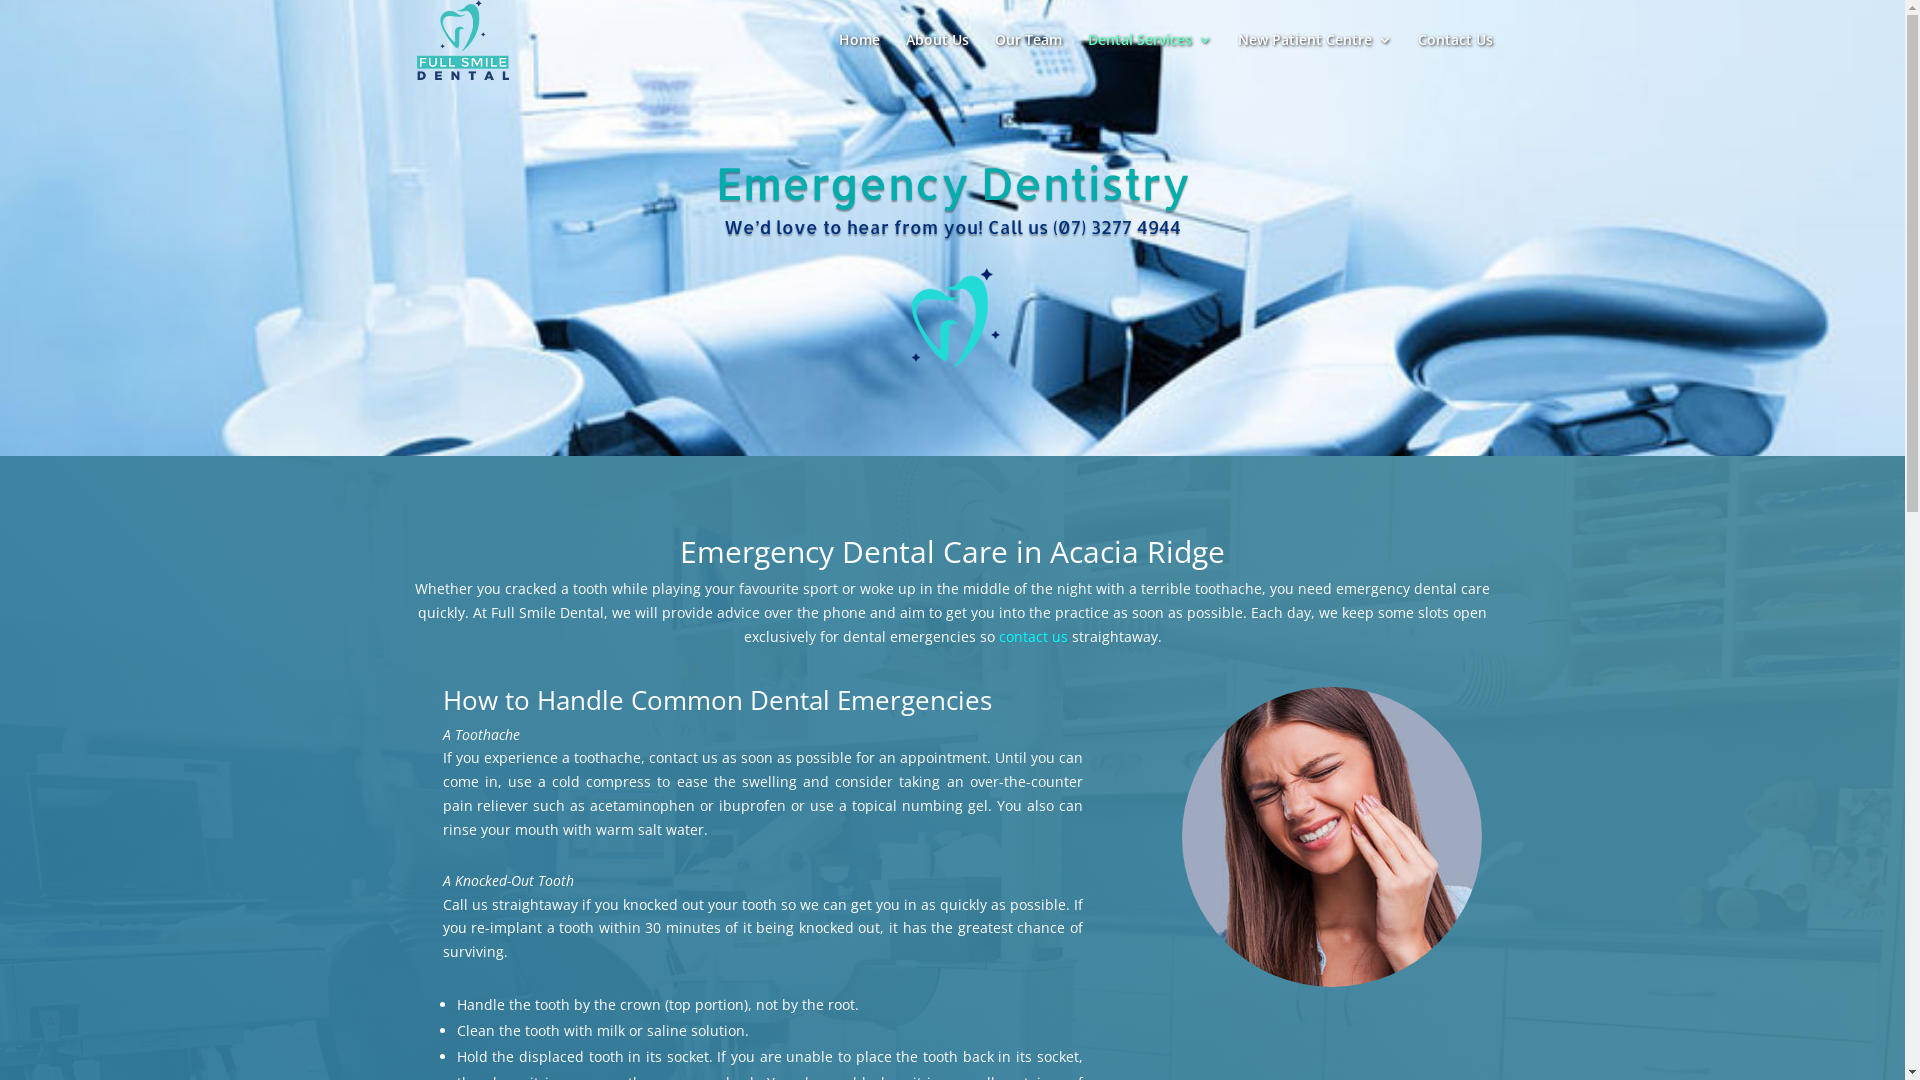  What do you see at coordinates (1455, 55) in the screenshot?
I see `'Contact Us'` at bounding box center [1455, 55].